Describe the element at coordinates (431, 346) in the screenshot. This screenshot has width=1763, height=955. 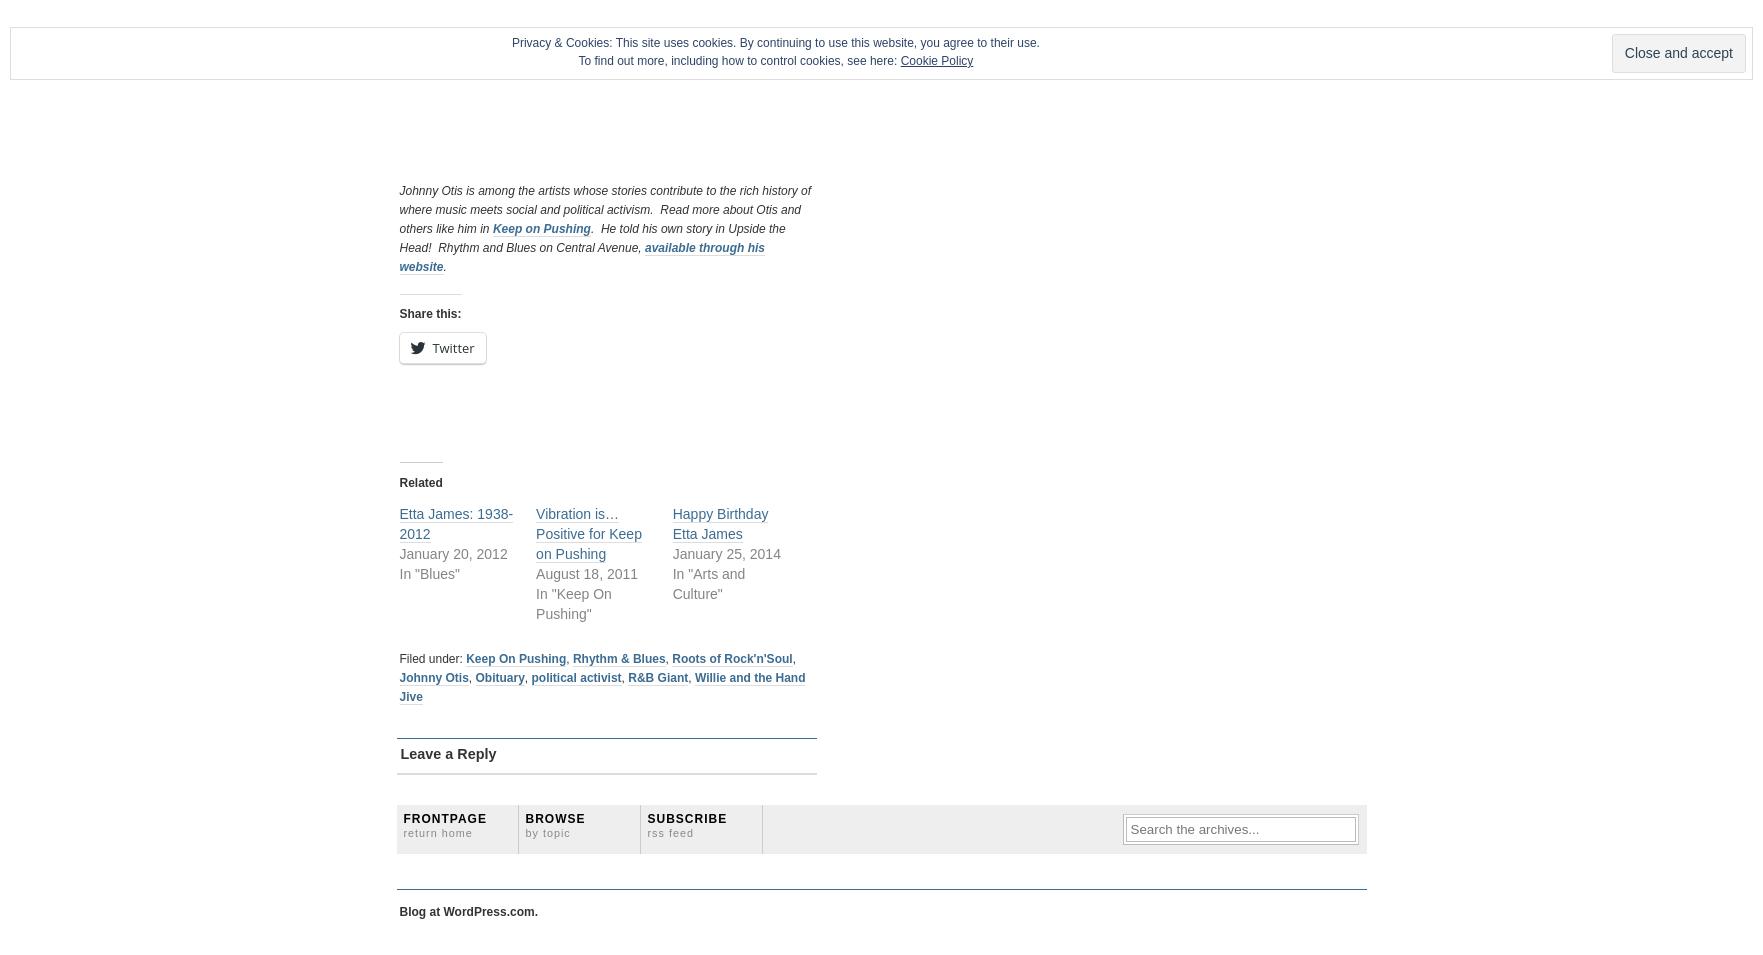
I see `'Twitter'` at that location.